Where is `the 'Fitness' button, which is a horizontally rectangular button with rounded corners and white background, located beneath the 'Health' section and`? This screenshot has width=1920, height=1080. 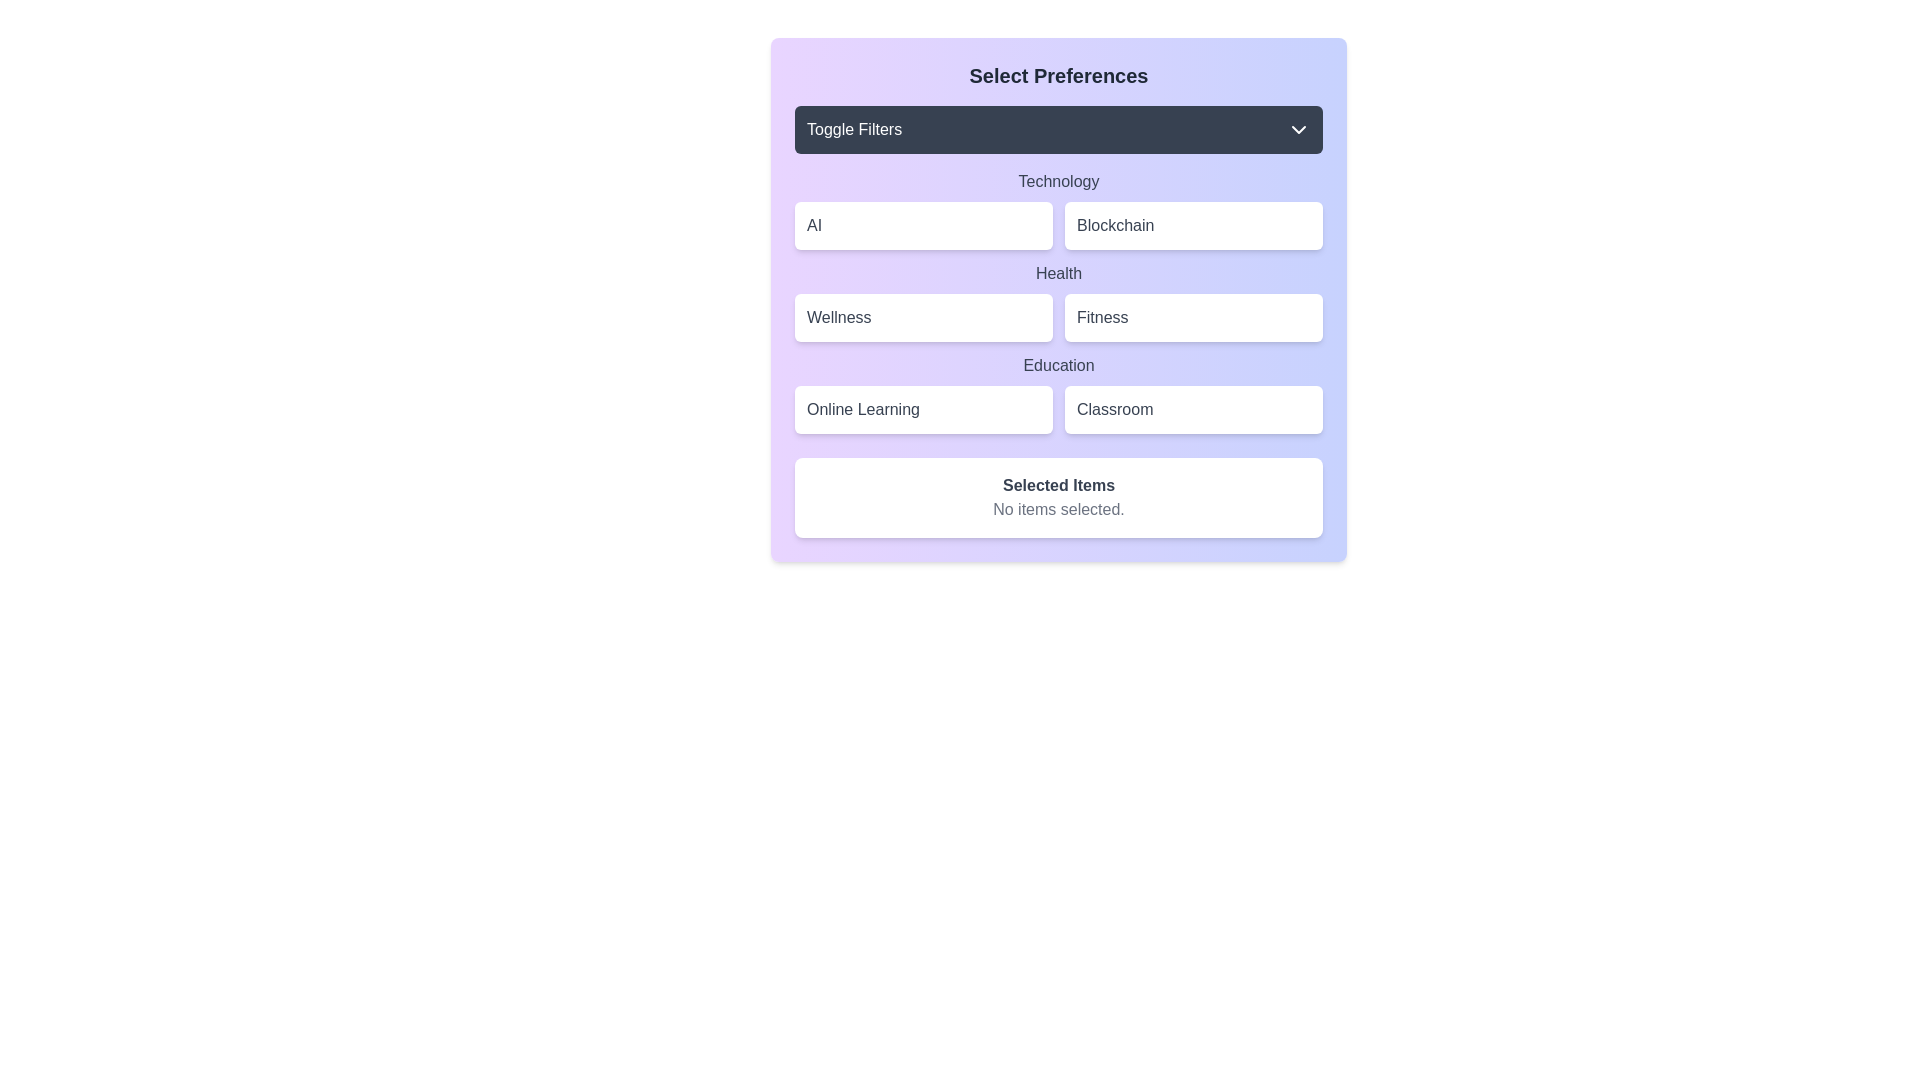 the 'Fitness' button, which is a horizontally rectangular button with rounded corners and white background, located beneath the 'Health' section and is located at coordinates (1194, 316).